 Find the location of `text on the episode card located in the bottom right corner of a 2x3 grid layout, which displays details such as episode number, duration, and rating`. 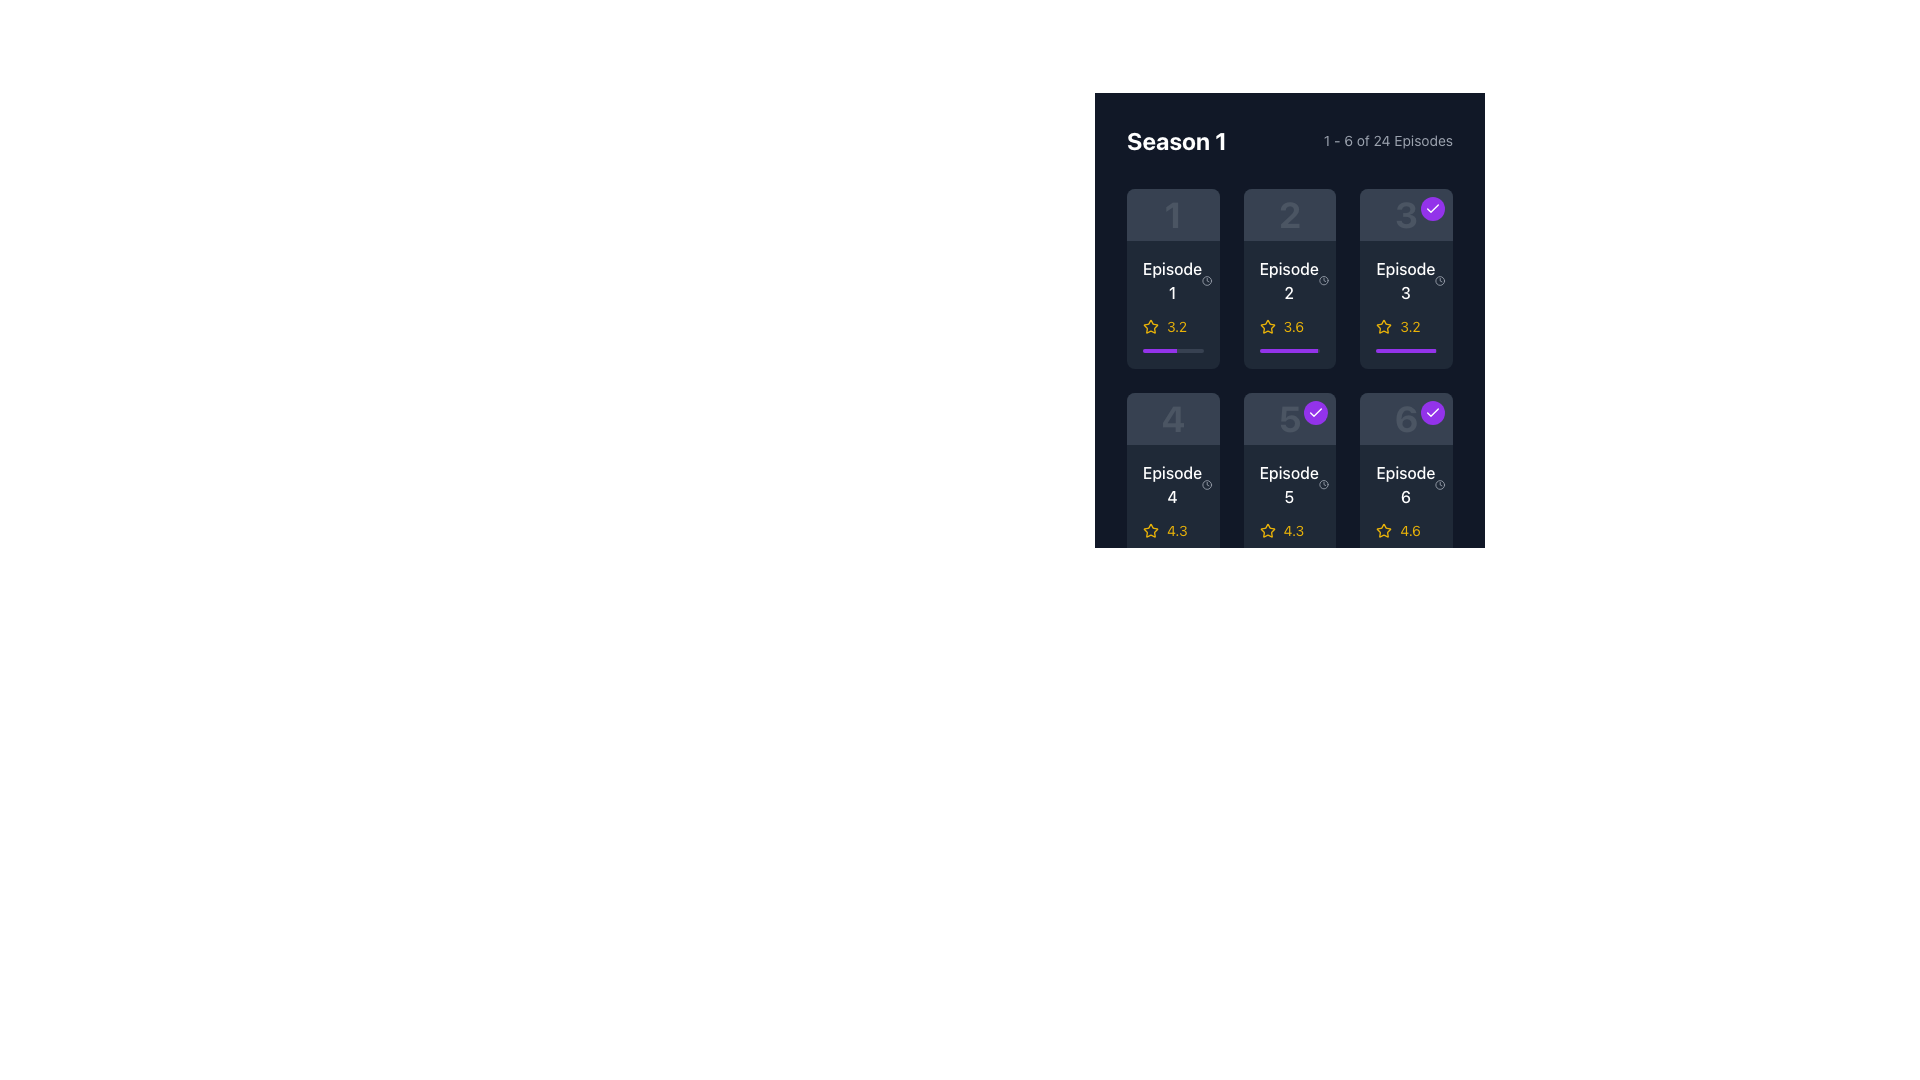

text on the episode card located in the bottom right corner of a 2x3 grid layout, which displays details such as episode number, duration, and rating is located at coordinates (1405, 483).